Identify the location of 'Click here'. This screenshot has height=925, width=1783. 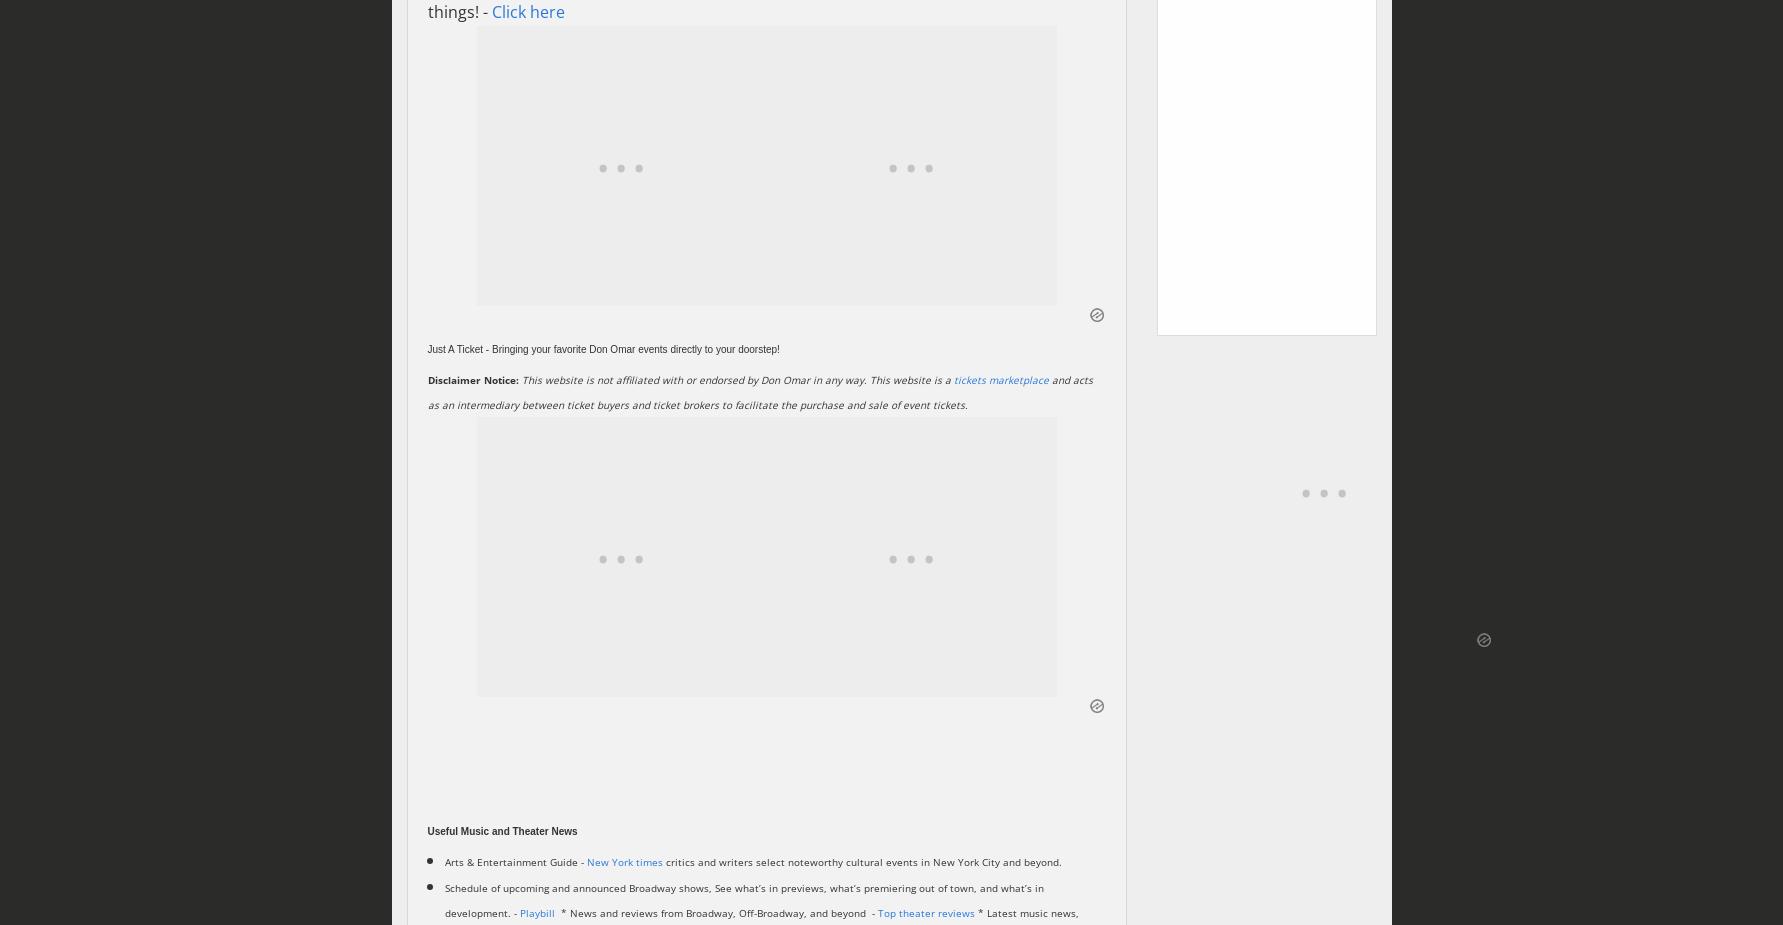
(526, 11).